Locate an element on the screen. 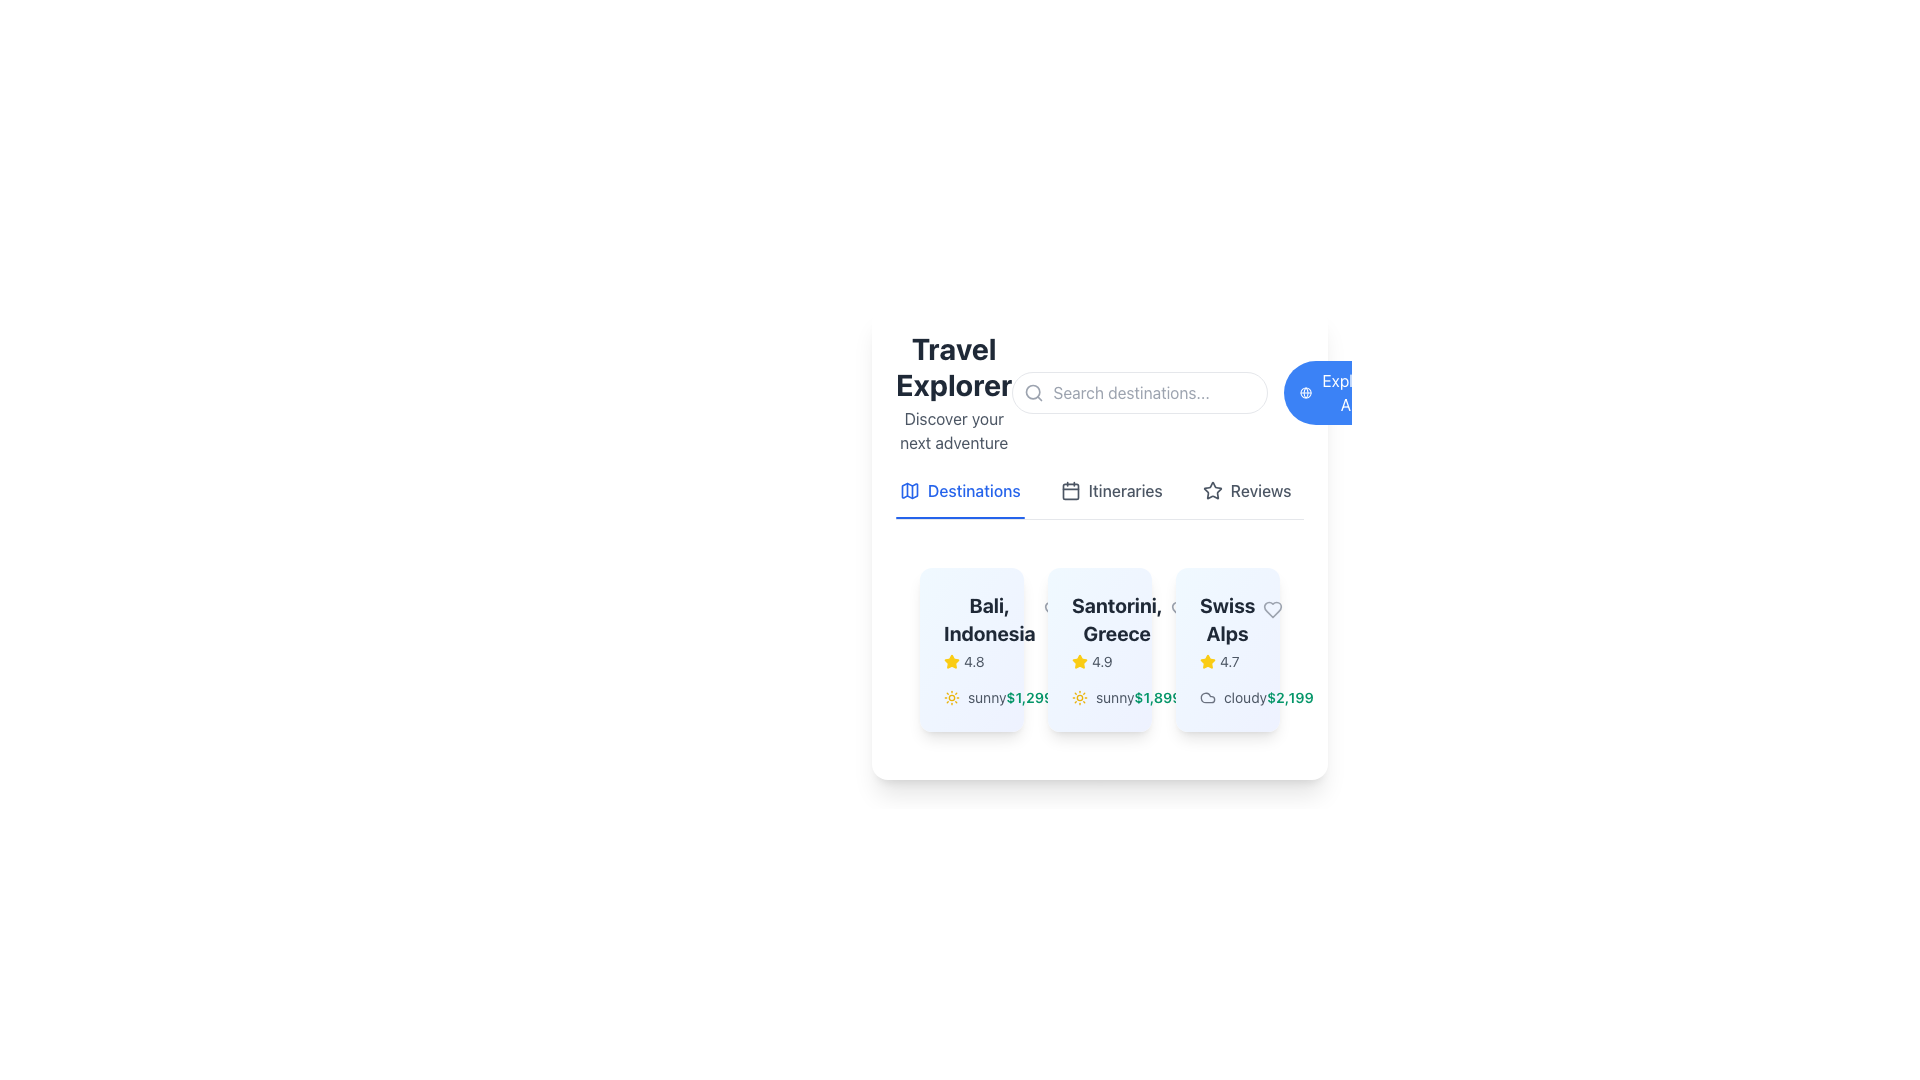 The height and width of the screenshot is (1080, 1920). text information from the 'cloudy' text element that is accompanied by a cloud icon, located at the bottom of the 'Swiss Alps' card, specifically to the left of the price information is located at coordinates (1232, 697).